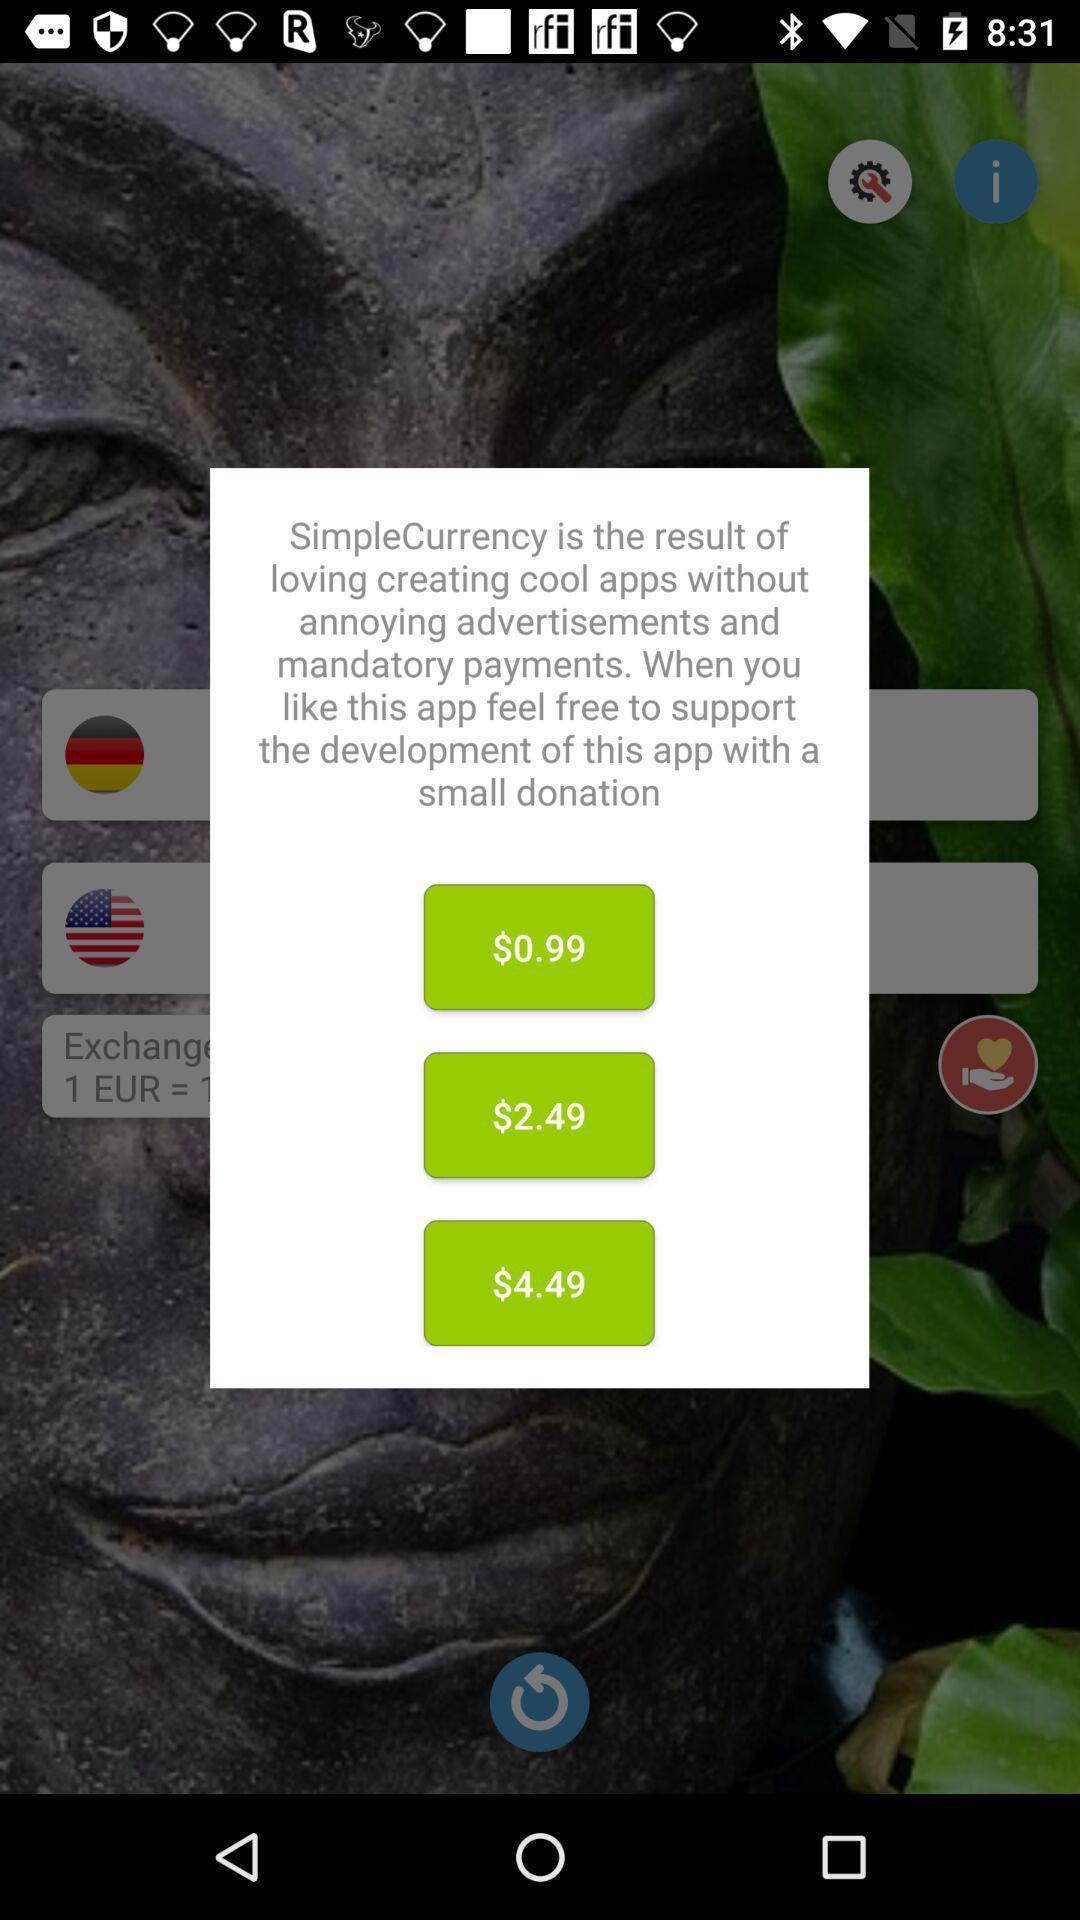 This screenshot has height=1920, width=1080. What do you see at coordinates (538, 1701) in the screenshot?
I see `refresh the current results` at bounding box center [538, 1701].